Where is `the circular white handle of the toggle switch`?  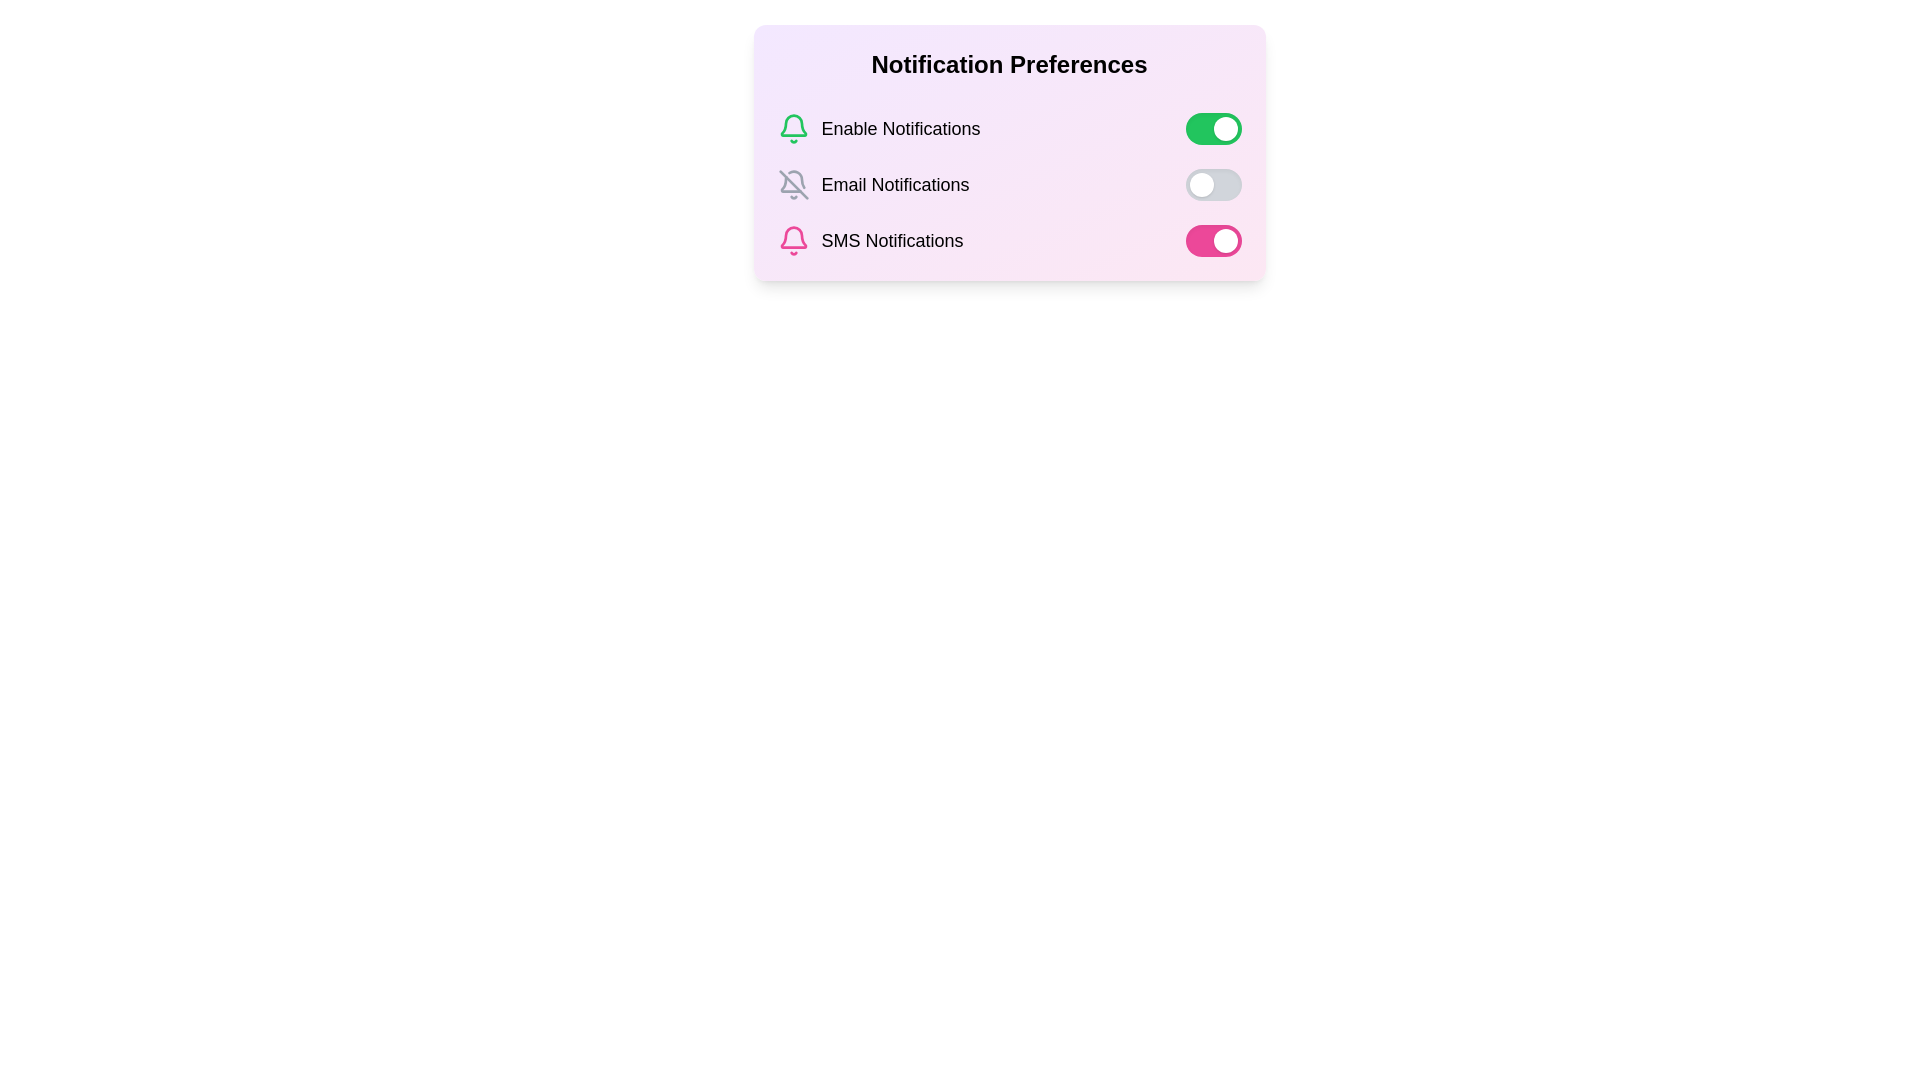 the circular white handle of the toggle switch is located at coordinates (1212, 185).